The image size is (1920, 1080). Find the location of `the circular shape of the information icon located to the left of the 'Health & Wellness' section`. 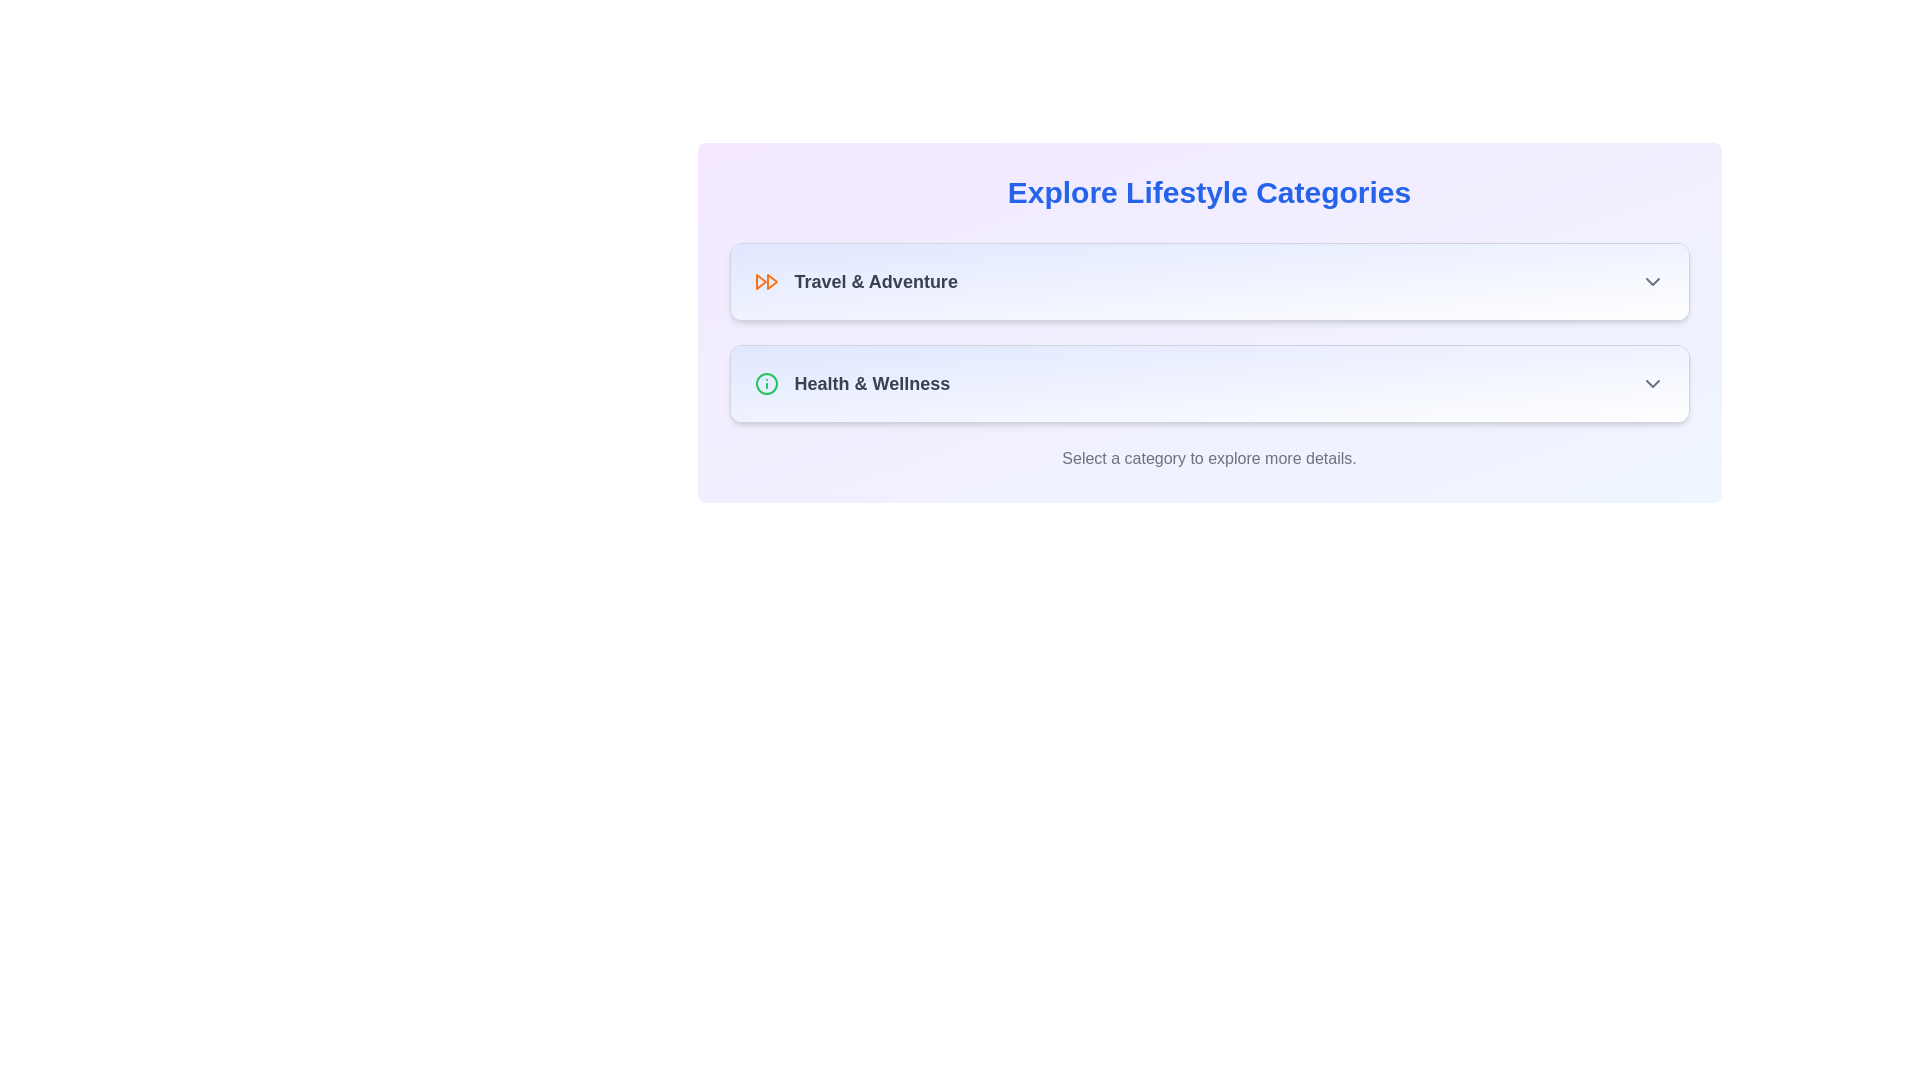

the circular shape of the information icon located to the left of the 'Health & Wellness' section is located at coordinates (765, 384).